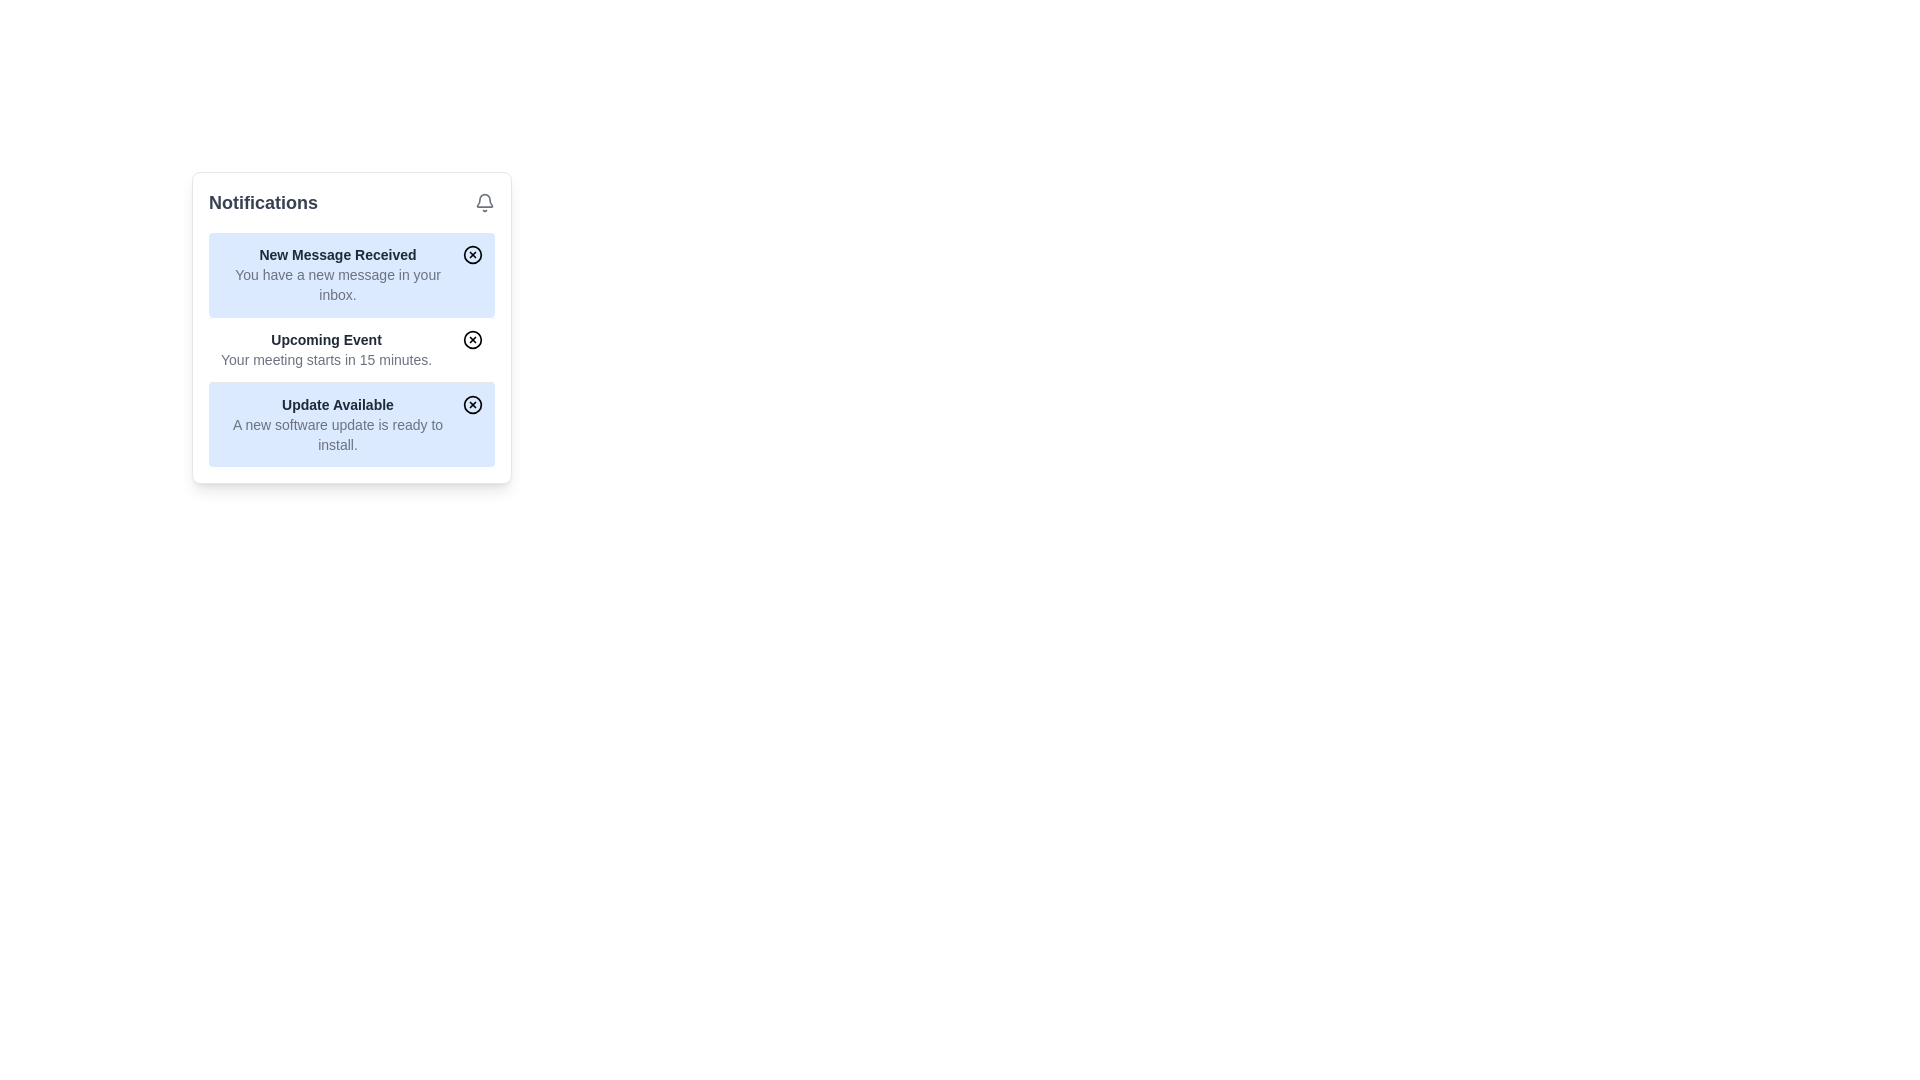  What do you see at coordinates (337, 423) in the screenshot?
I see `the 'Update Available' notification, which is the third notification in the list of notifications, displayed in a light blue rounded rectangular area containing two lines of text` at bounding box center [337, 423].